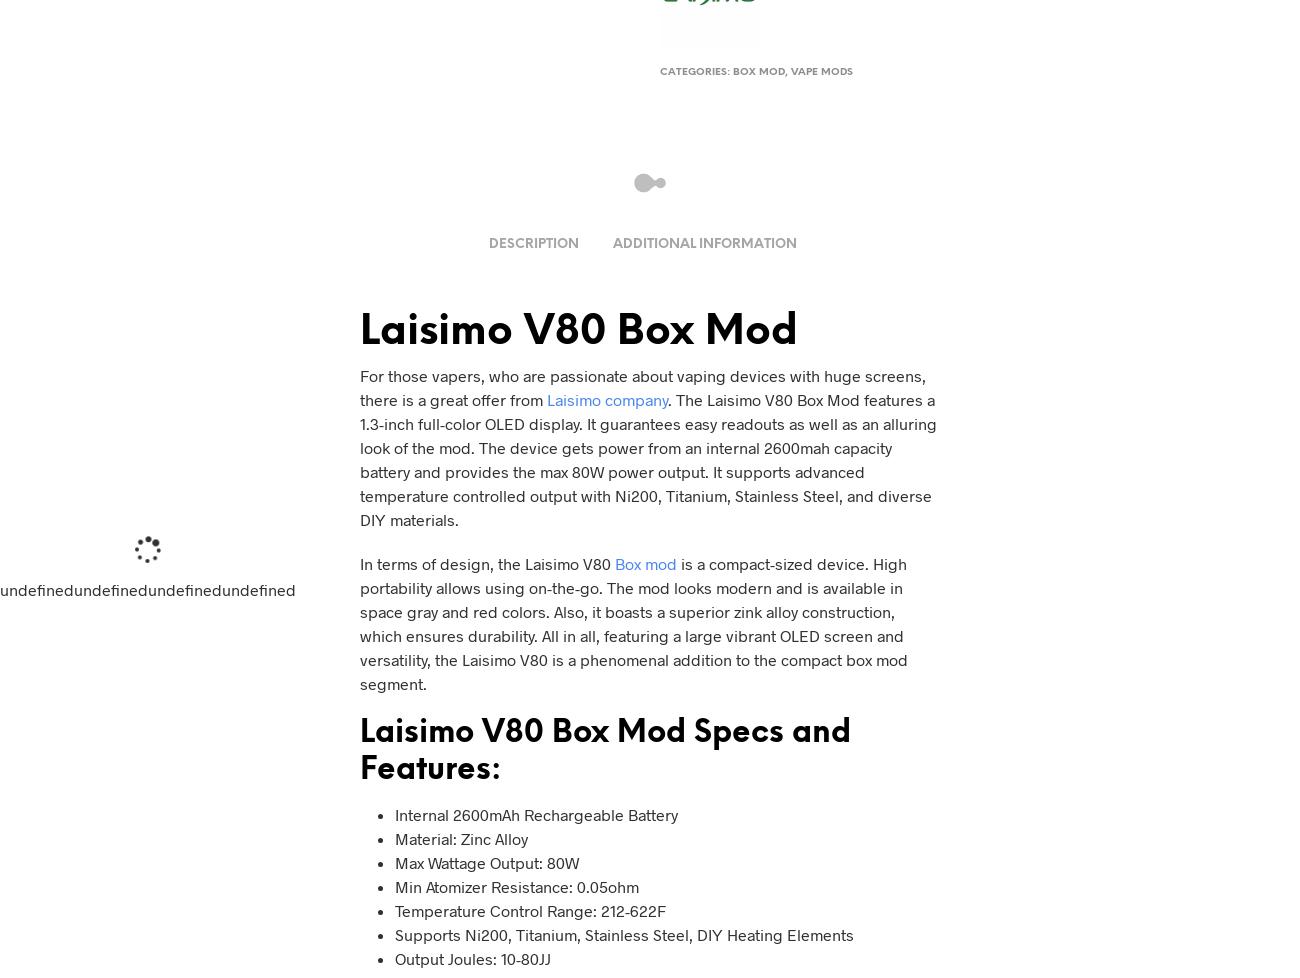 Image resolution: width=1300 pixels, height=978 pixels. I want to click on ',', so click(787, 72).